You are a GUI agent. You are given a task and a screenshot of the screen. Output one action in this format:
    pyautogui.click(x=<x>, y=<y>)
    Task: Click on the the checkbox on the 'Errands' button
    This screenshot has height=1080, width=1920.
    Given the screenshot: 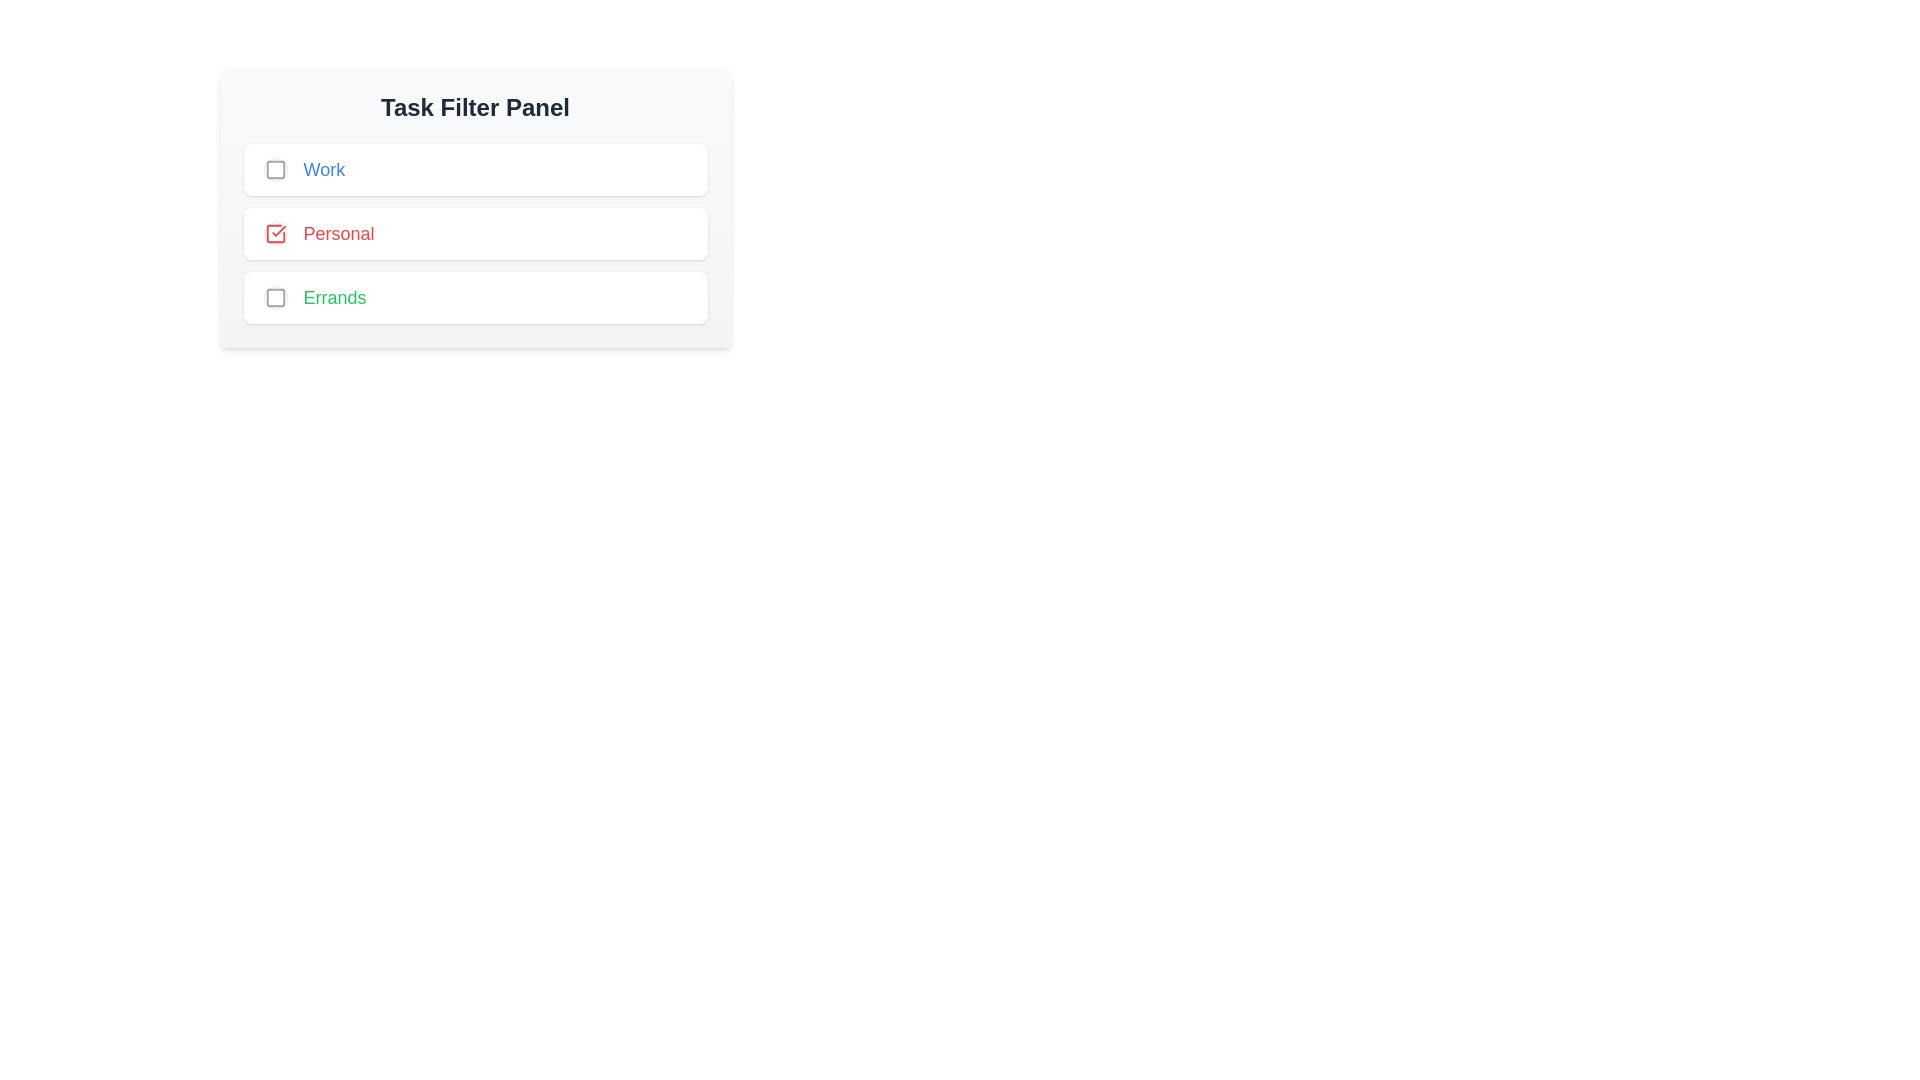 What is the action you would take?
    pyautogui.click(x=474, y=297)
    